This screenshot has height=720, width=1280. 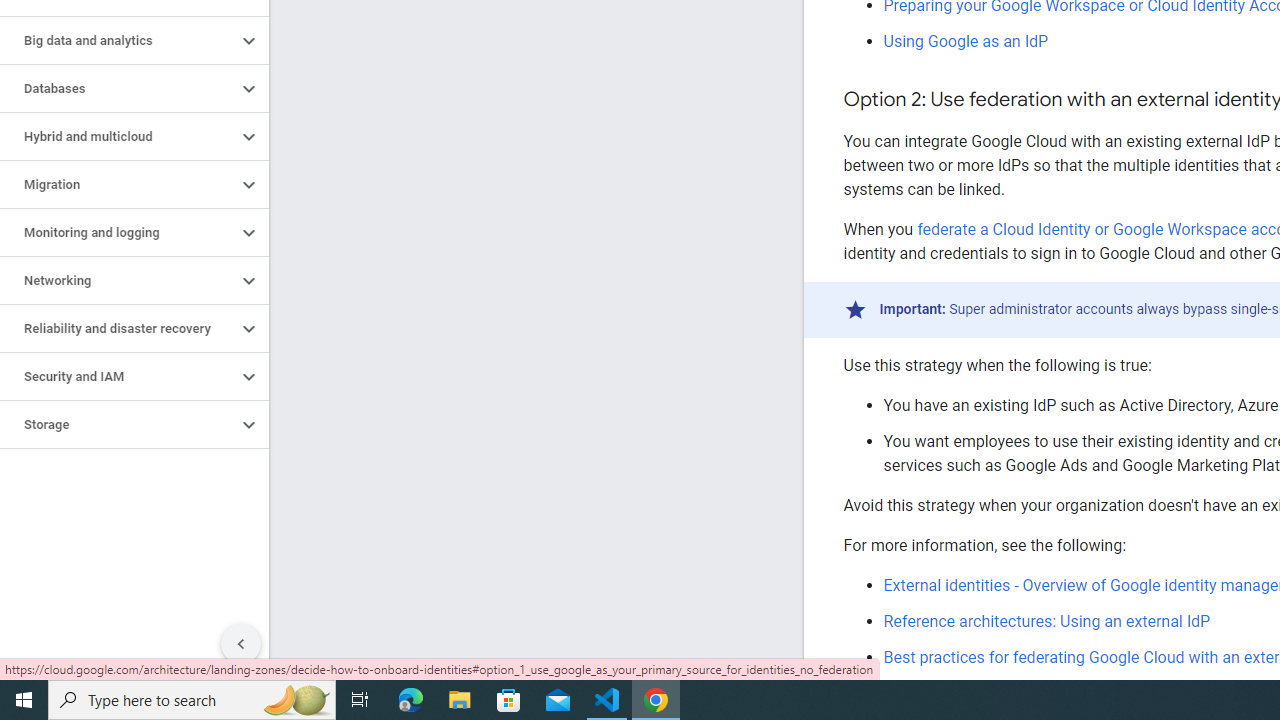 I want to click on 'Monitoring and logging', so click(x=117, y=231).